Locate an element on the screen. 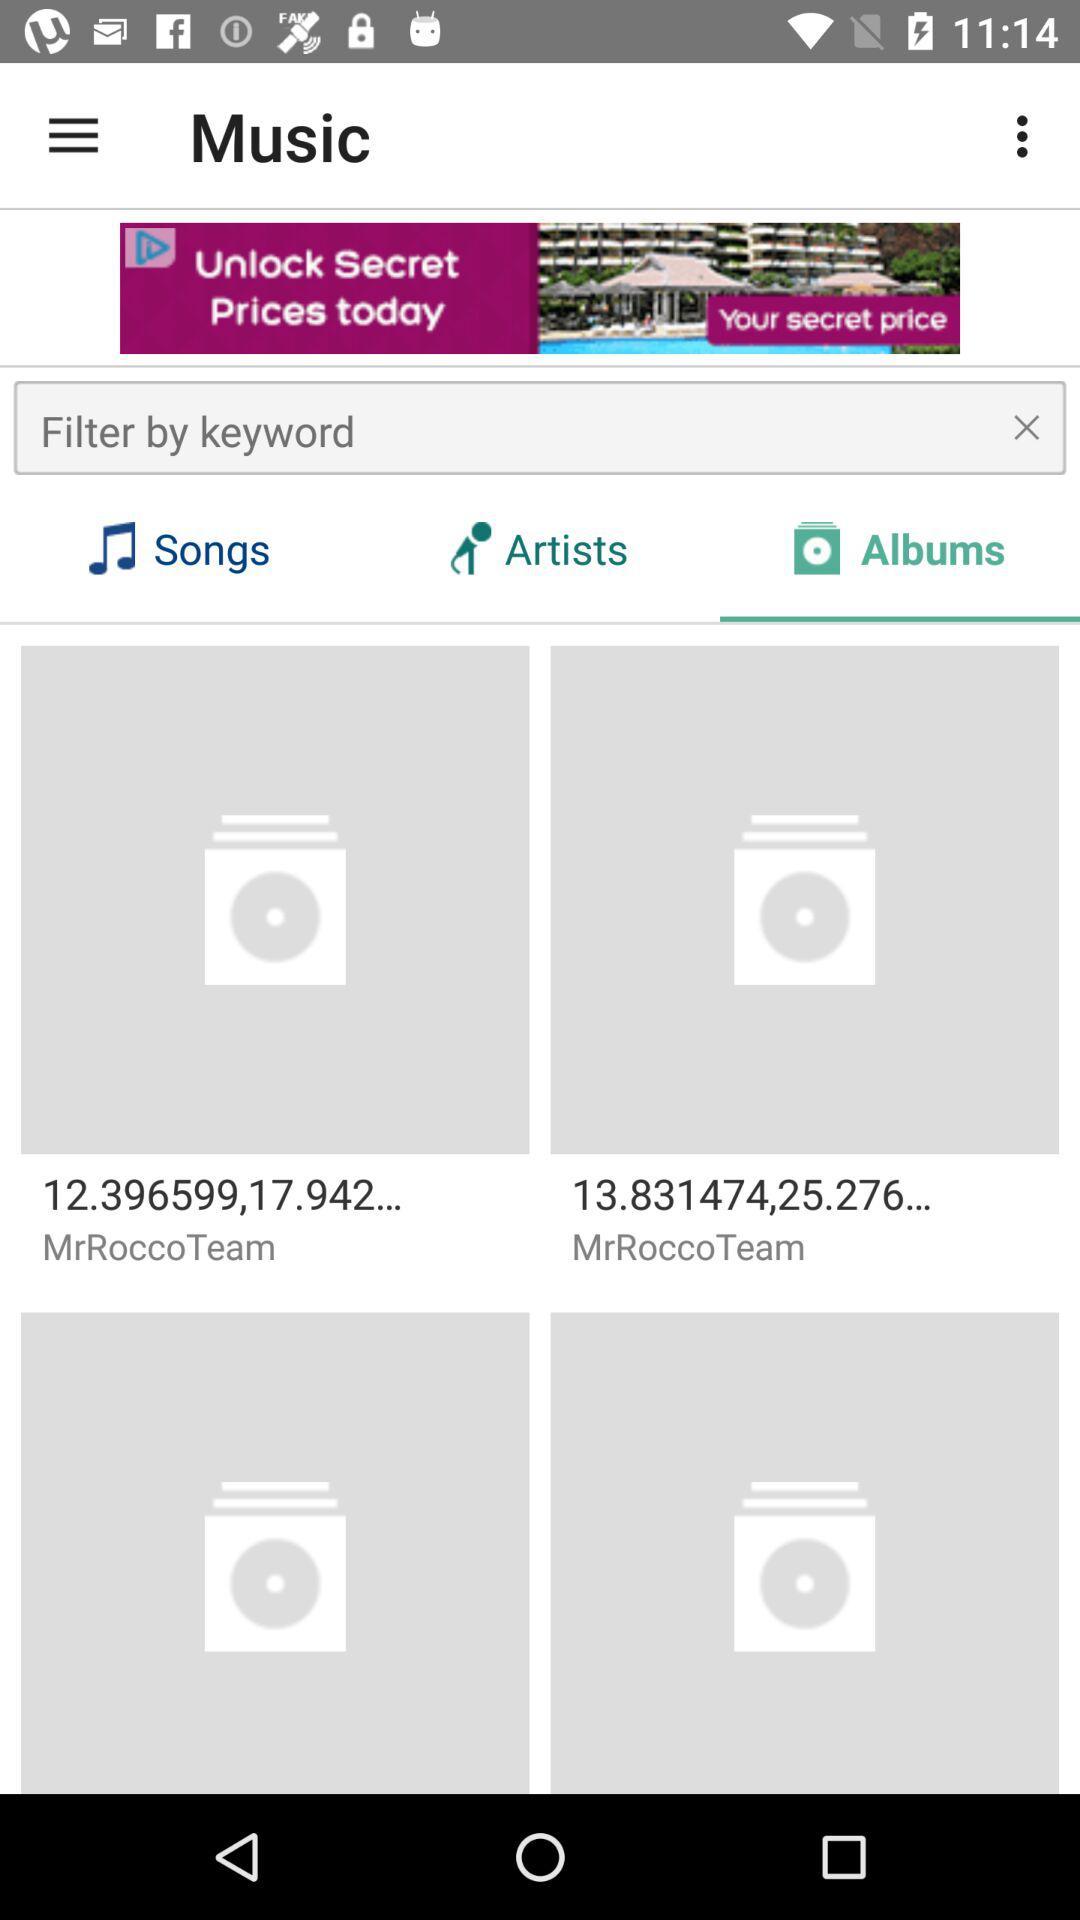 This screenshot has width=1080, height=1920. delete keyword search box is located at coordinates (1026, 426).